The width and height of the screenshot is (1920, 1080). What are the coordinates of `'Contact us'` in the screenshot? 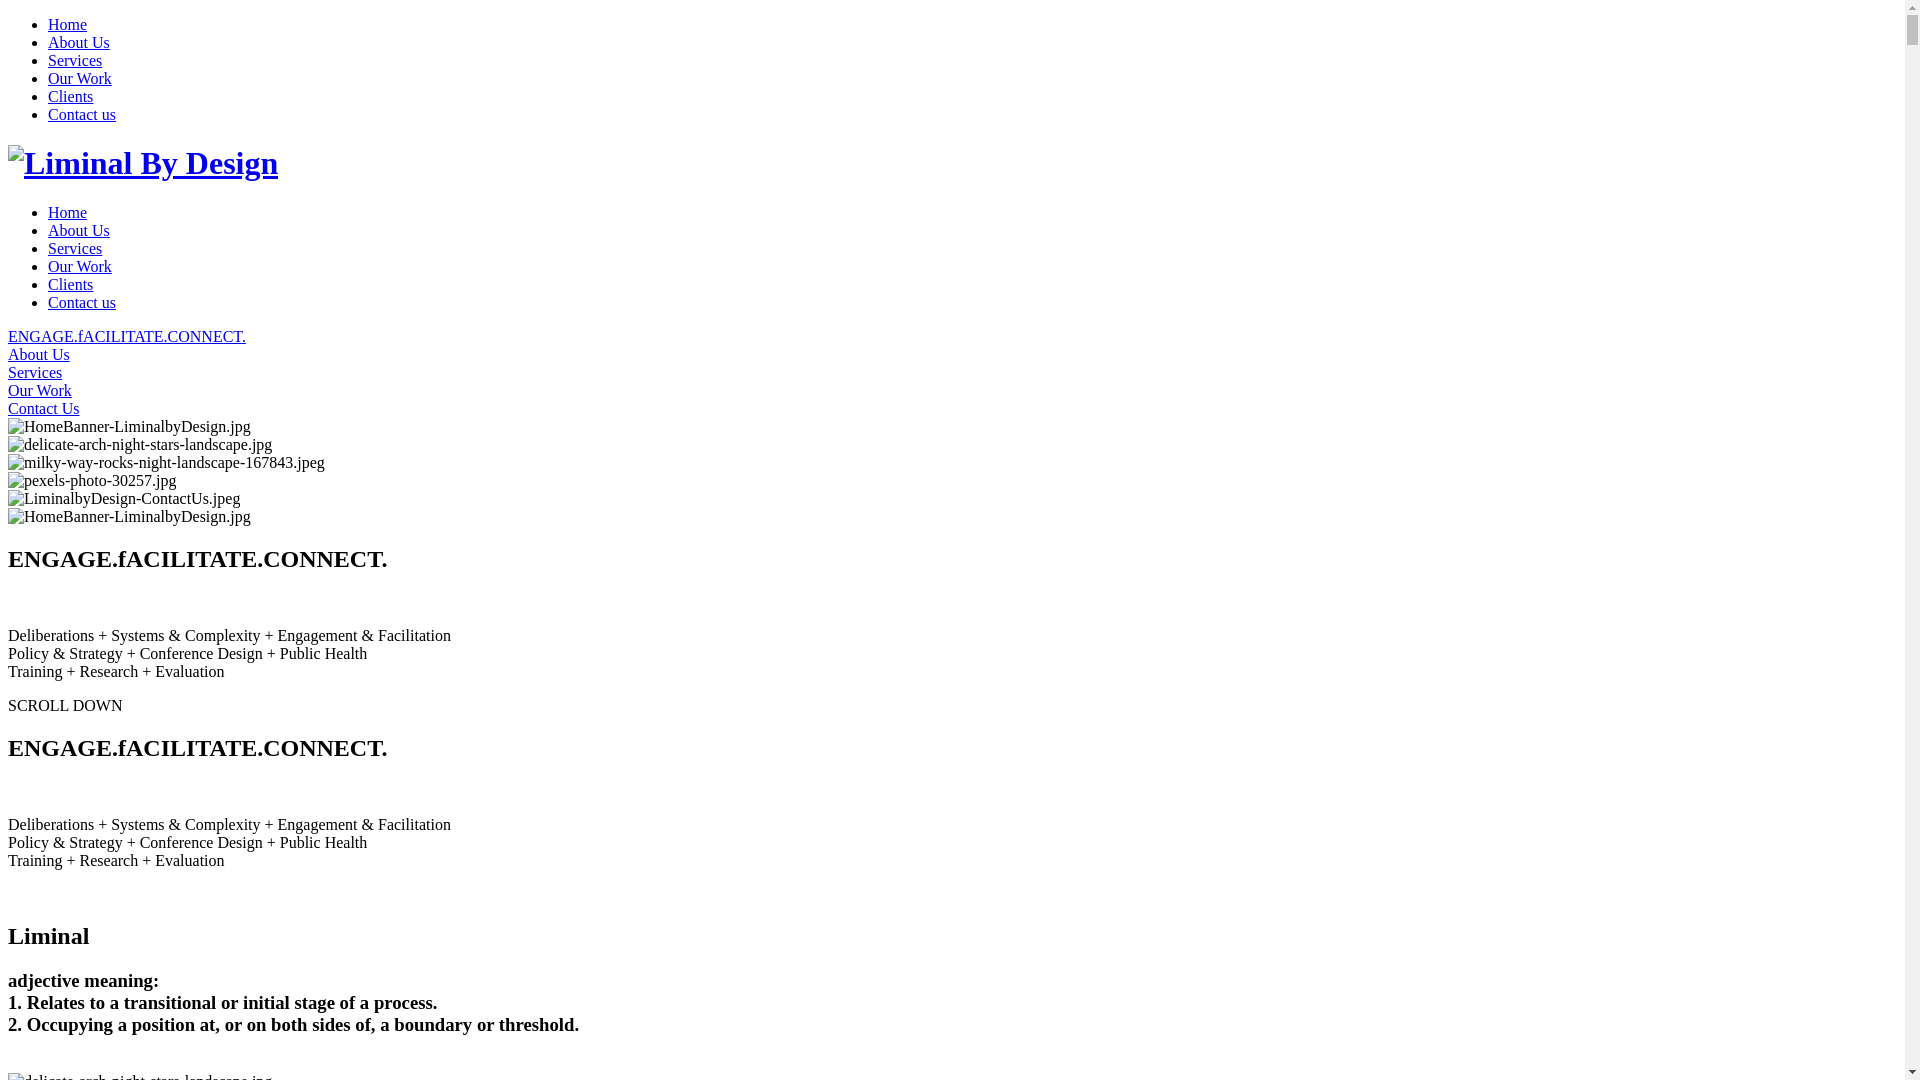 It's located at (80, 114).